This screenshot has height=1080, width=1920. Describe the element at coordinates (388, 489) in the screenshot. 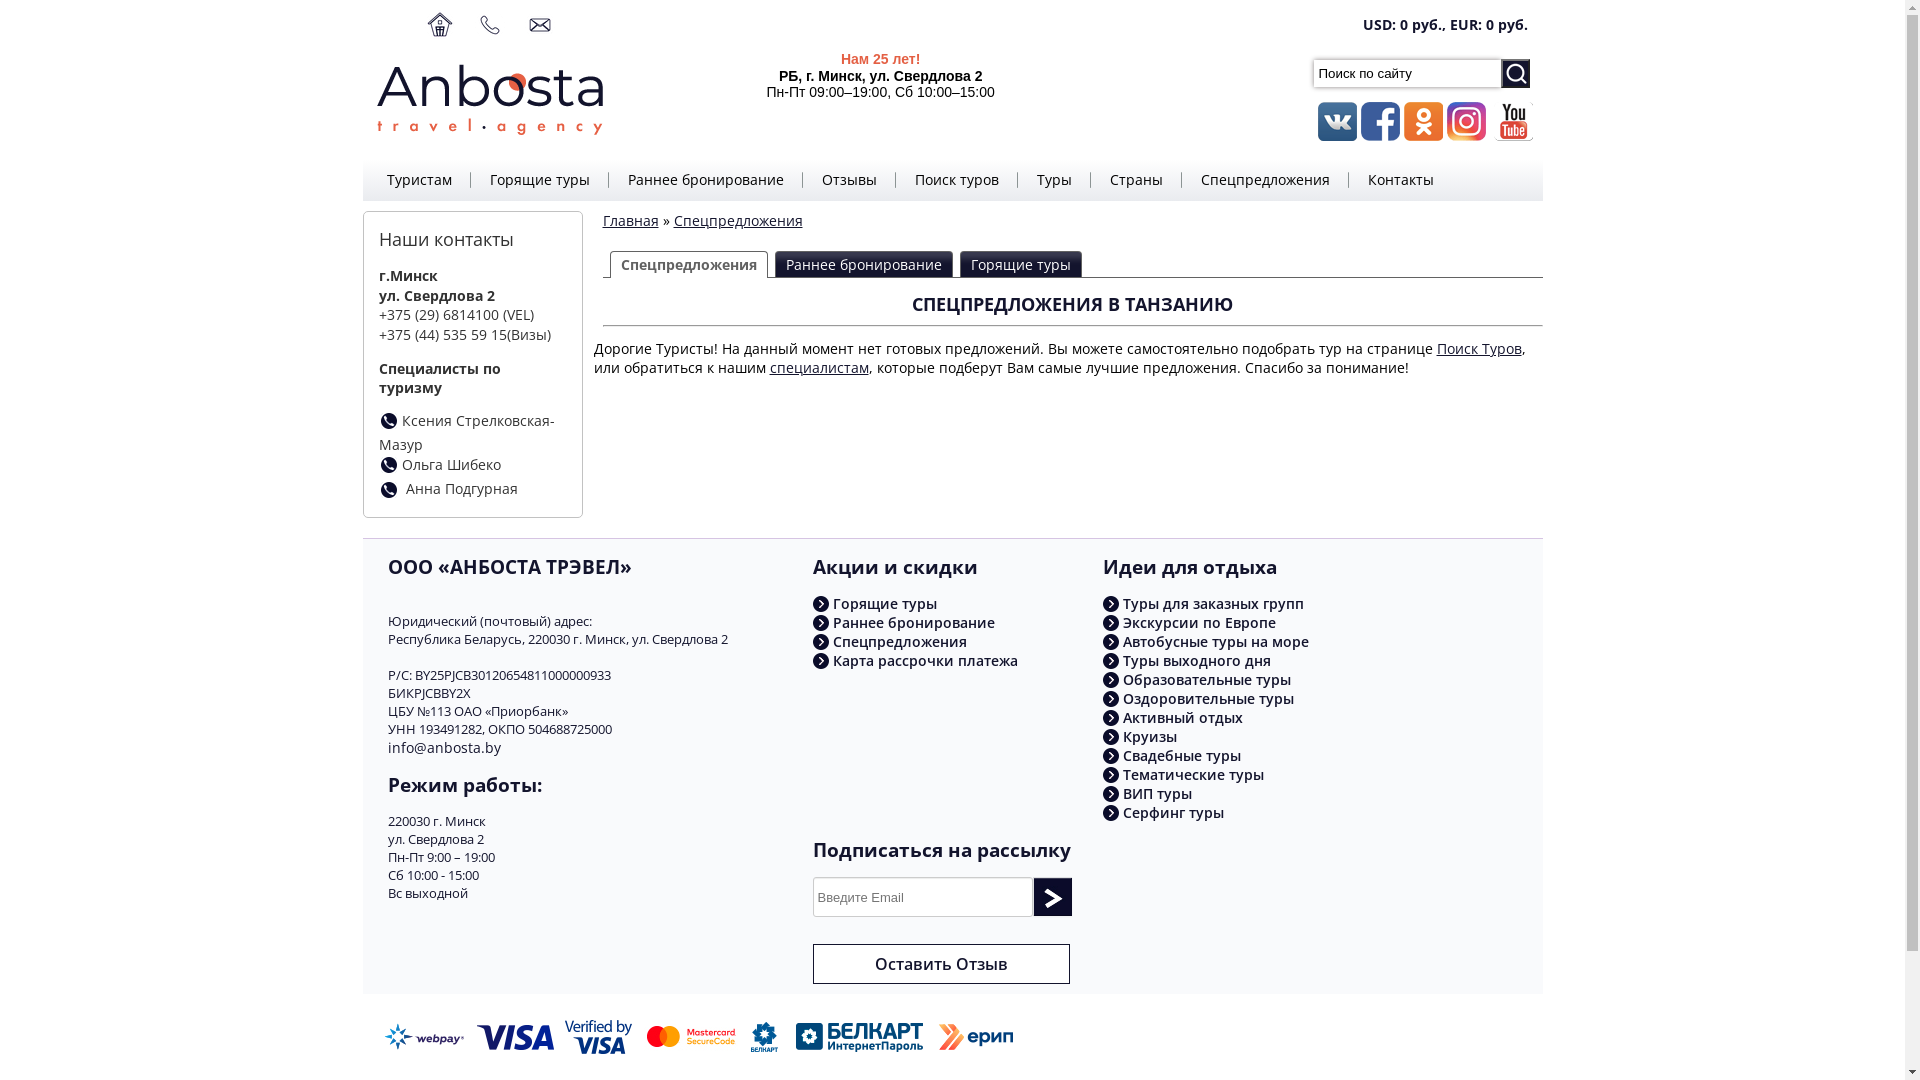

I see `' Tel '` at that location.